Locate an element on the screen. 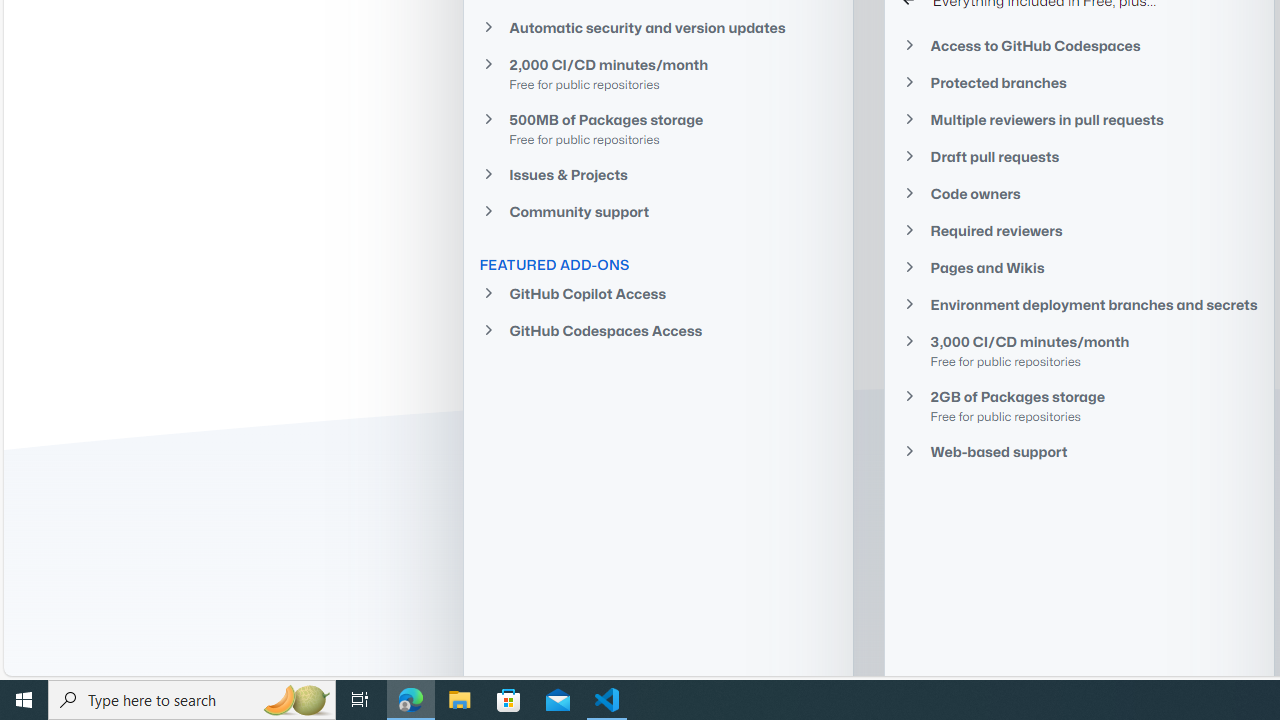 The width and height of the screenshot is (1280, 720). 'GitHub Codespaces Access' is located at coordinates (657, 329).